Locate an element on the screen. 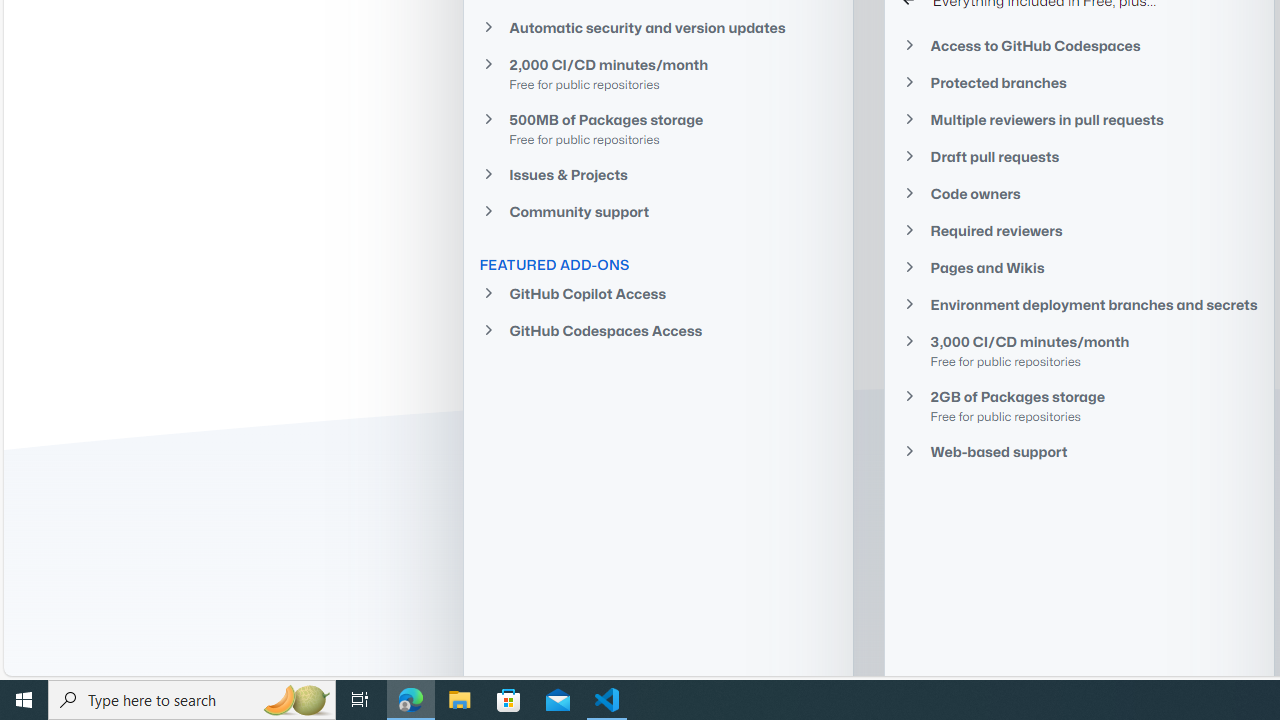 The width and height of the screenshot is (1280, 720). 'GitHub Codespaces Access' is located at coordinates (657, 329).